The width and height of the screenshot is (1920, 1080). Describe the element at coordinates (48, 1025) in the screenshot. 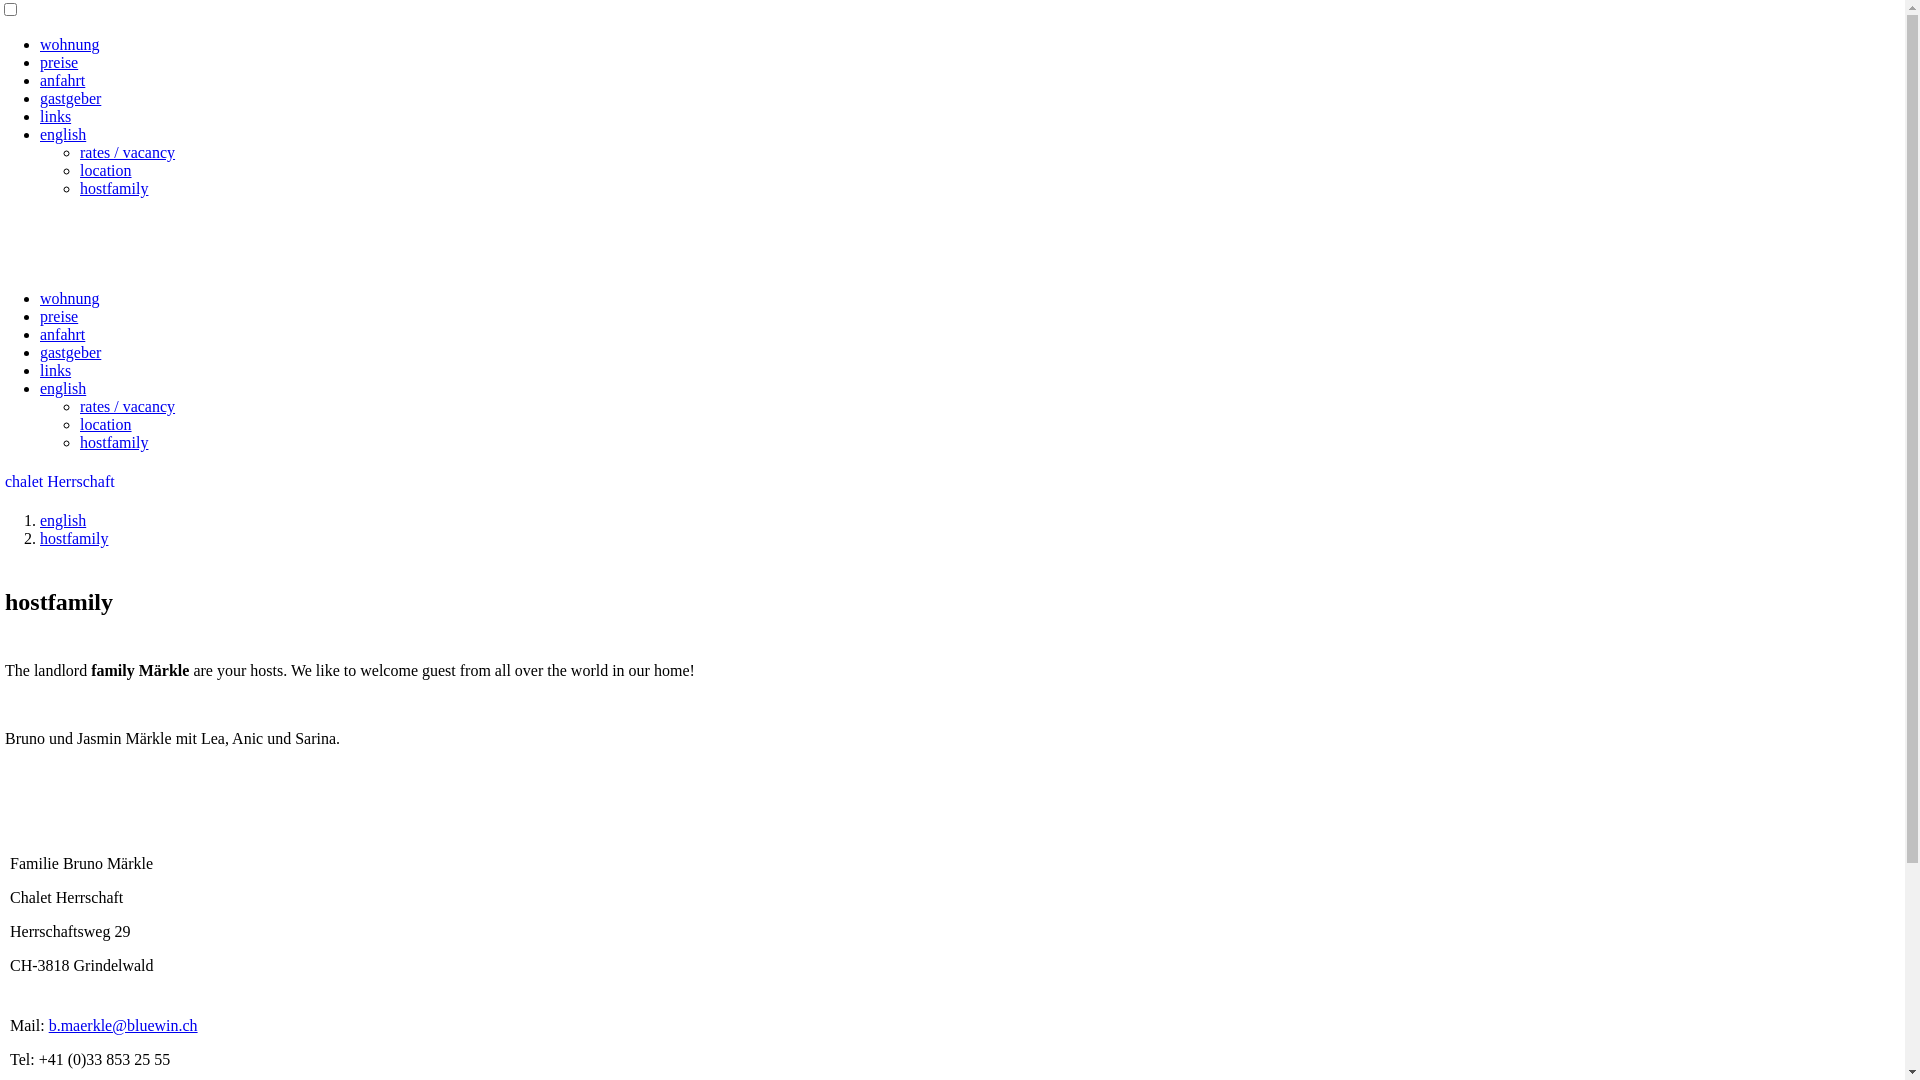

I see `'b.maerkle@bluewin.ch'` at that location.